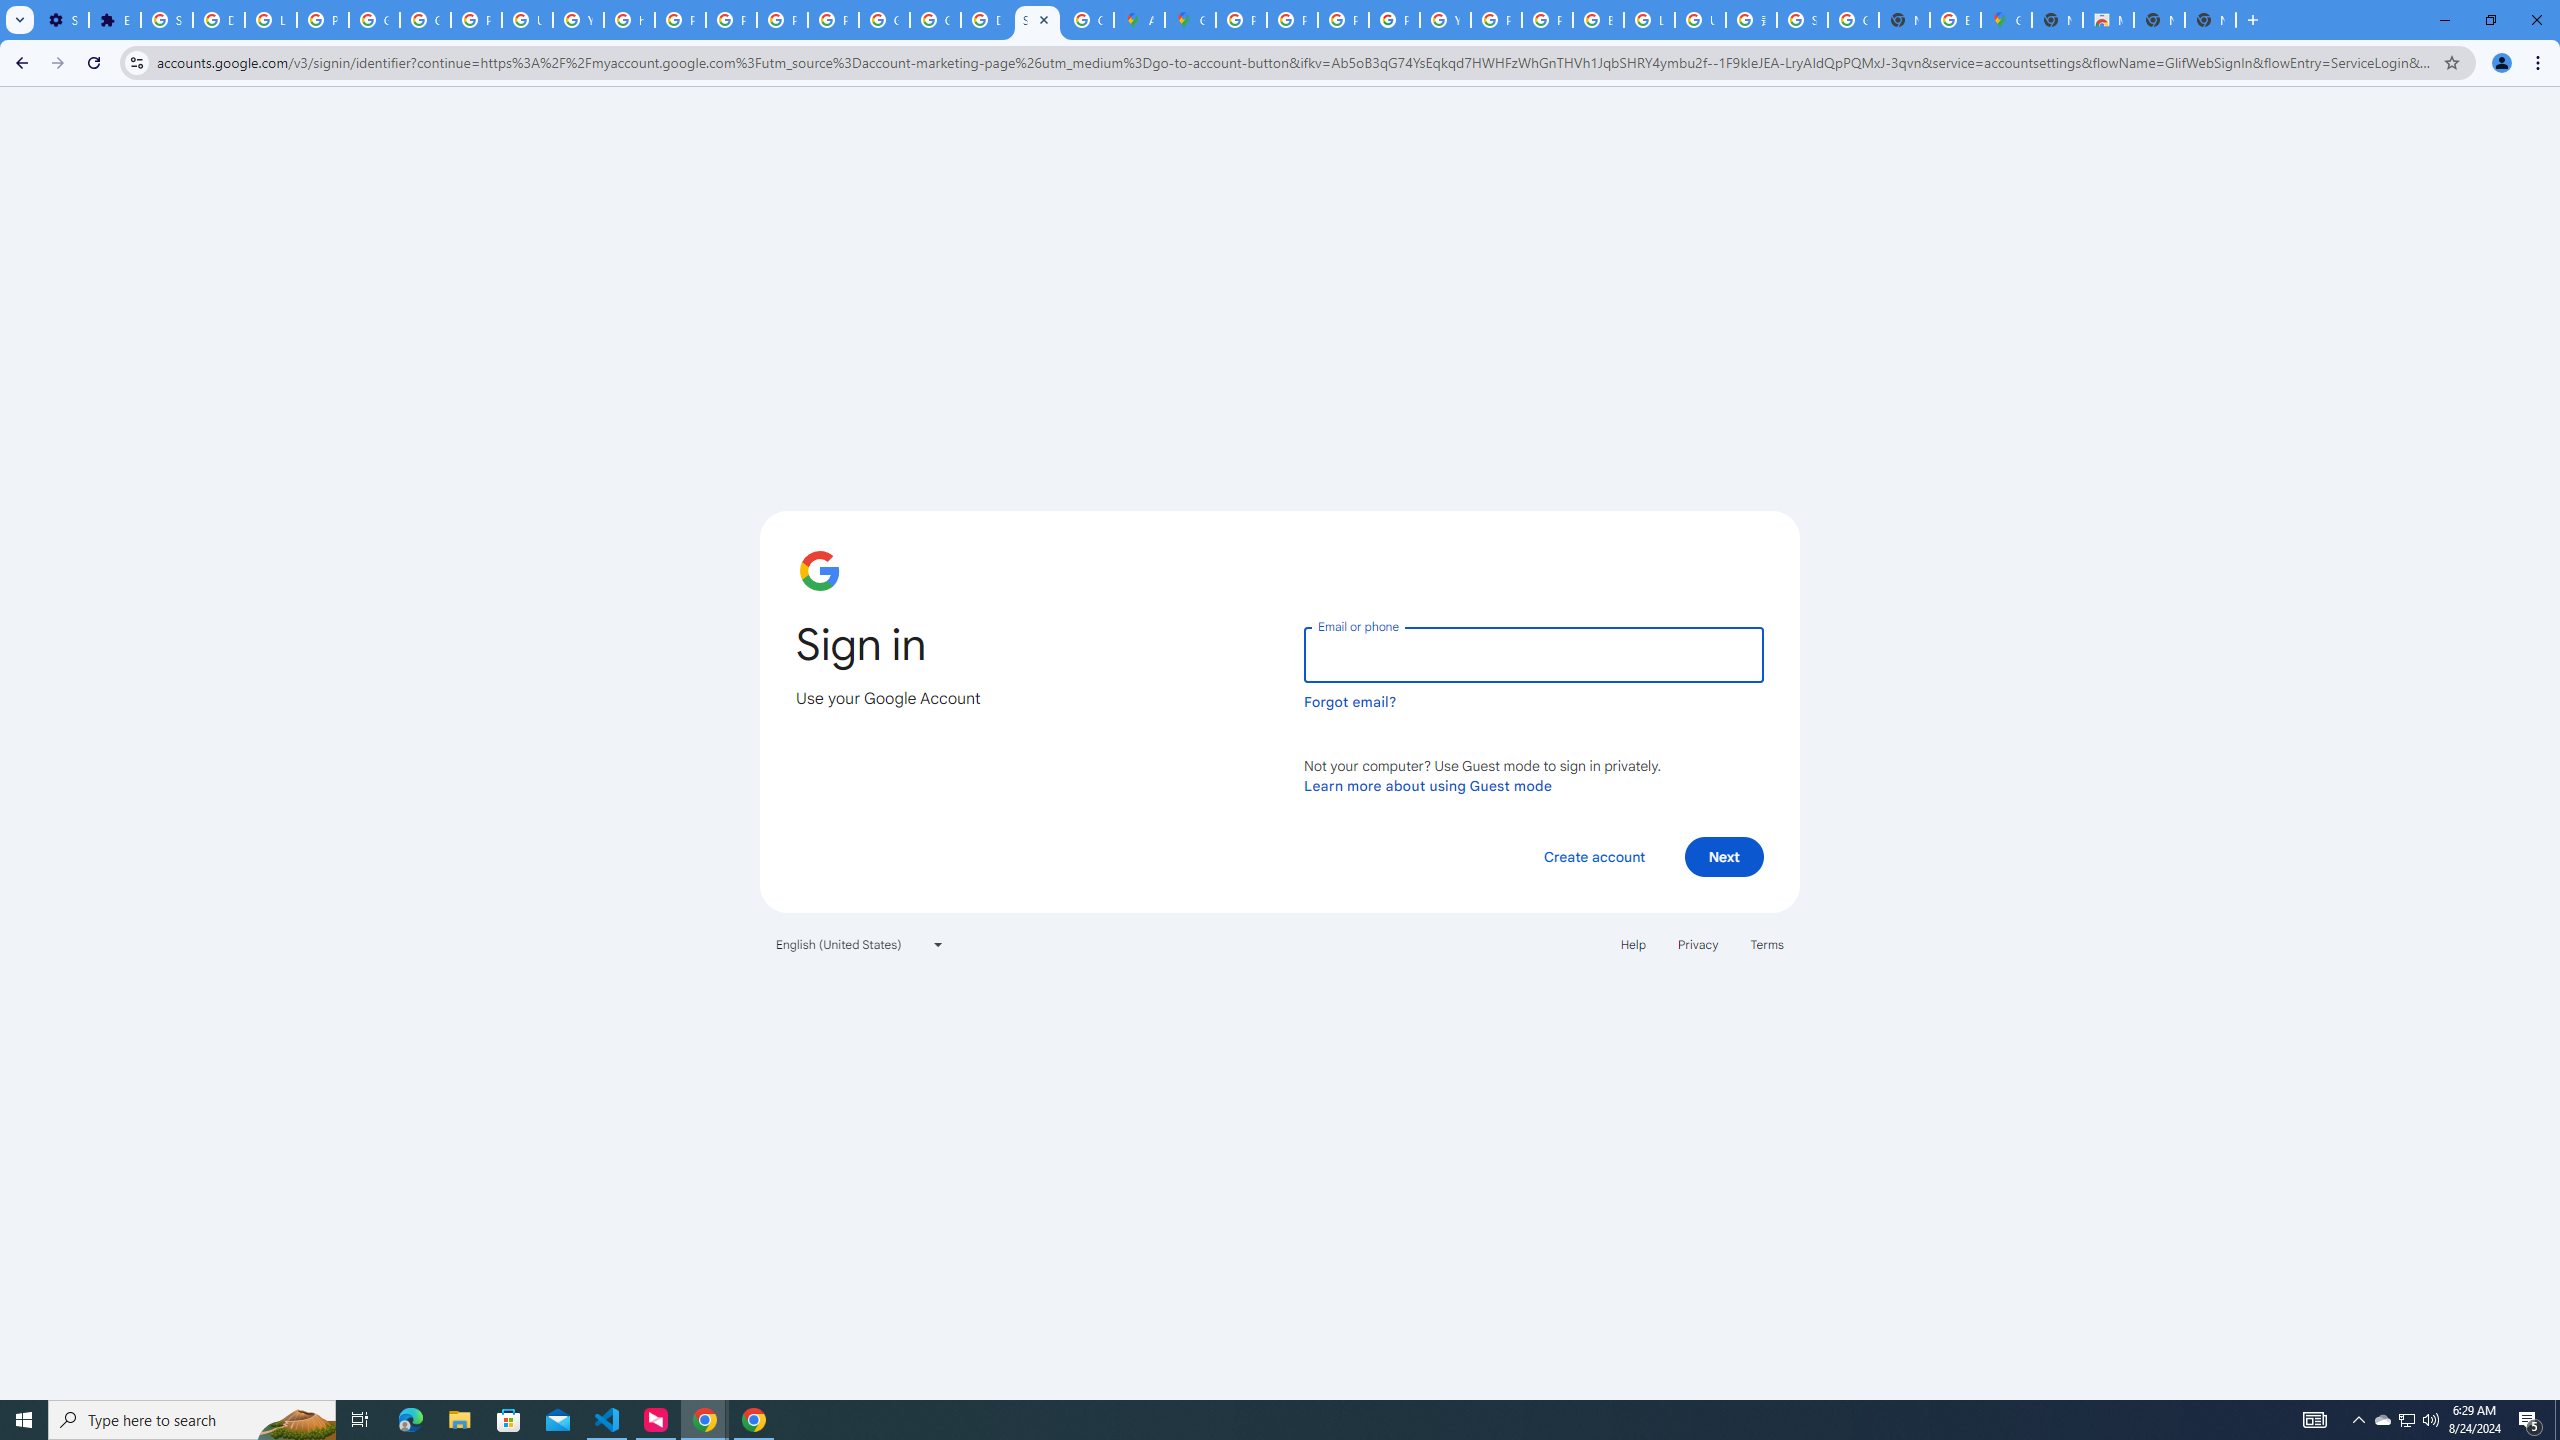 The image size is (2560, 1440). What do you see at coordinates (2254, 19) in the screenshot?
I see `'New Tab'` at bounding box center [2254, 19].